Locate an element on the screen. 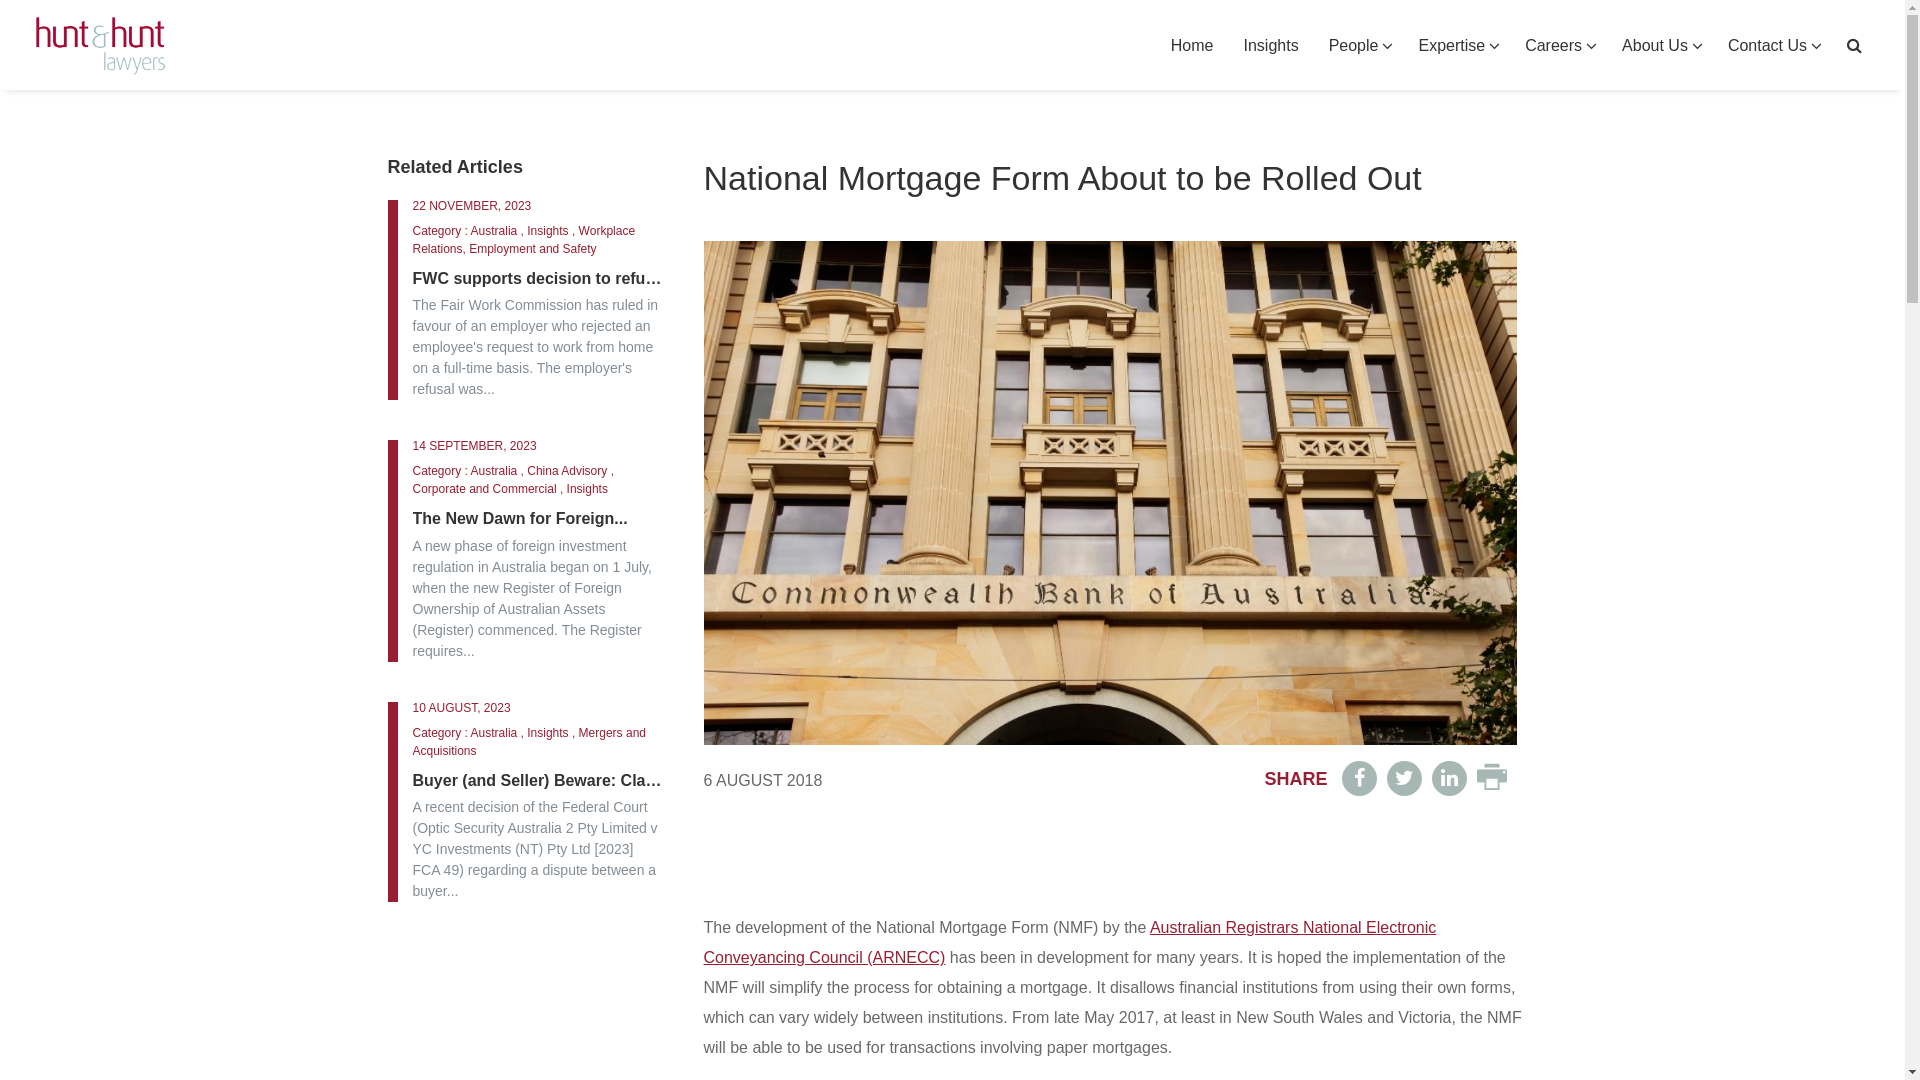 This screenshot has height=1080, width=1920. 'Australia' is located at coordinates (469, 732).